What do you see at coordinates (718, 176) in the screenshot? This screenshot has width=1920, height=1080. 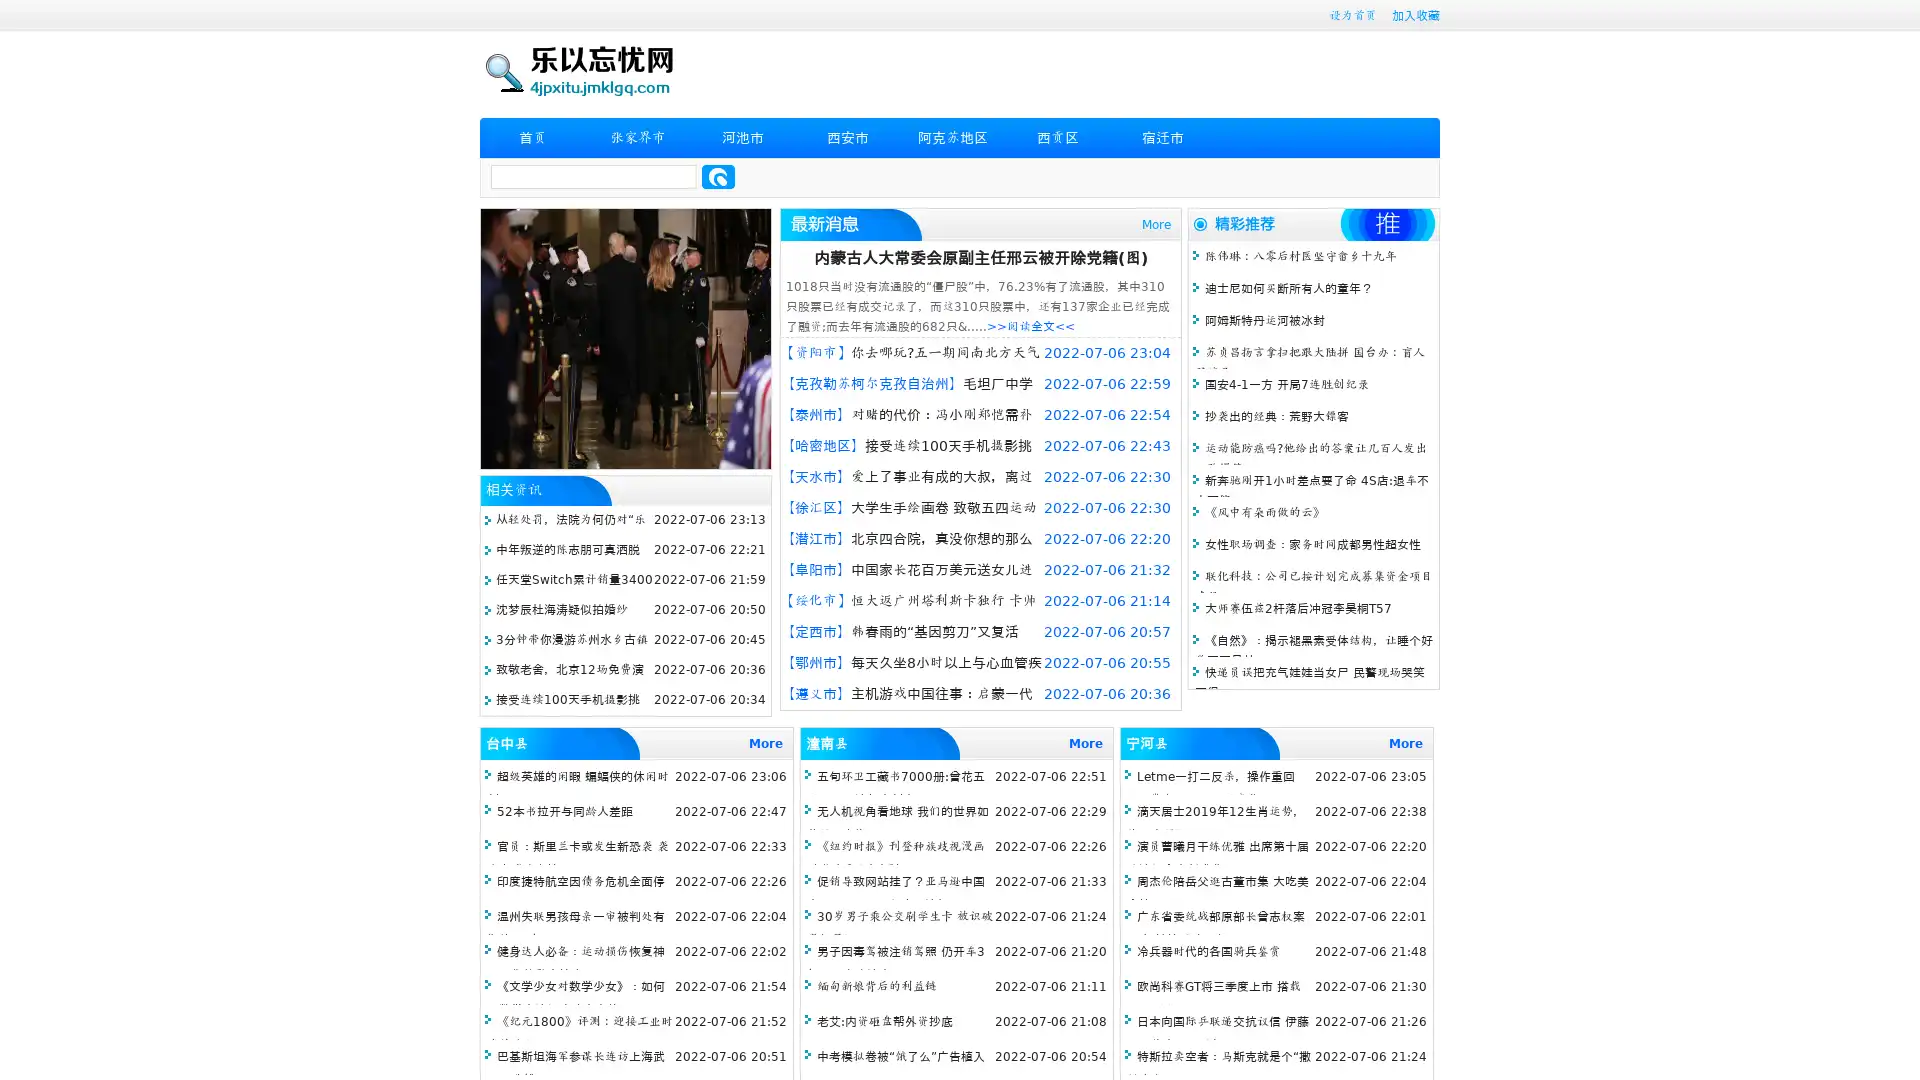 I see `Search` at bounding box center [718, 176].